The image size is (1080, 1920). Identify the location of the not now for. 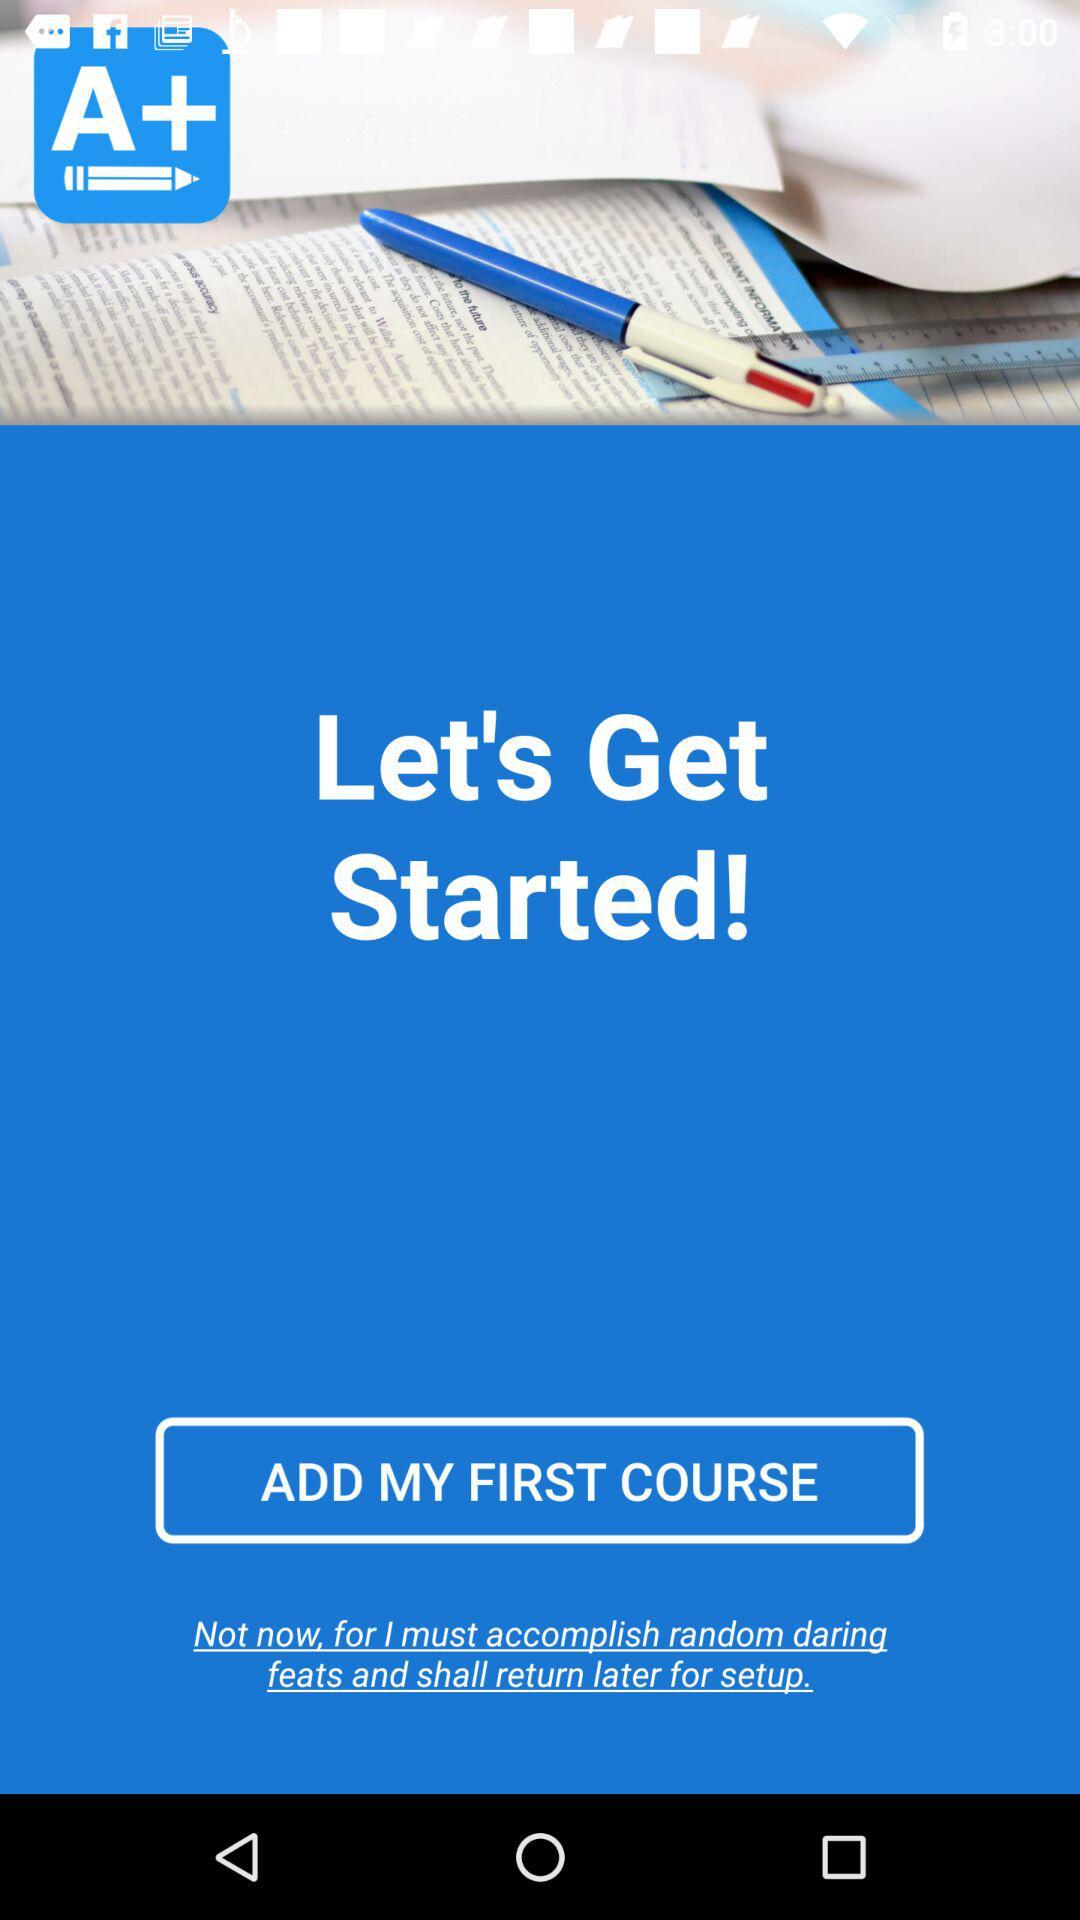
(540, 1652).